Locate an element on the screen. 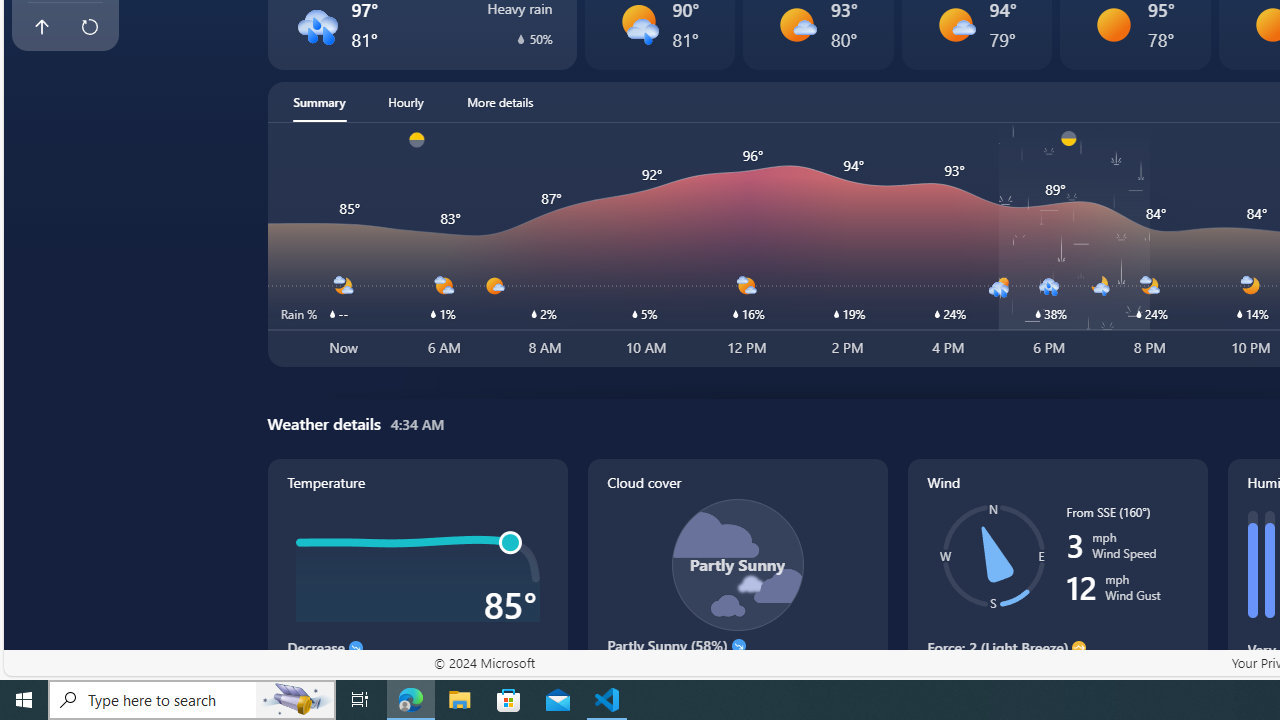 This screenshot has width=1280, height=720. 'Temperature' is located at coordinates (416, 584).